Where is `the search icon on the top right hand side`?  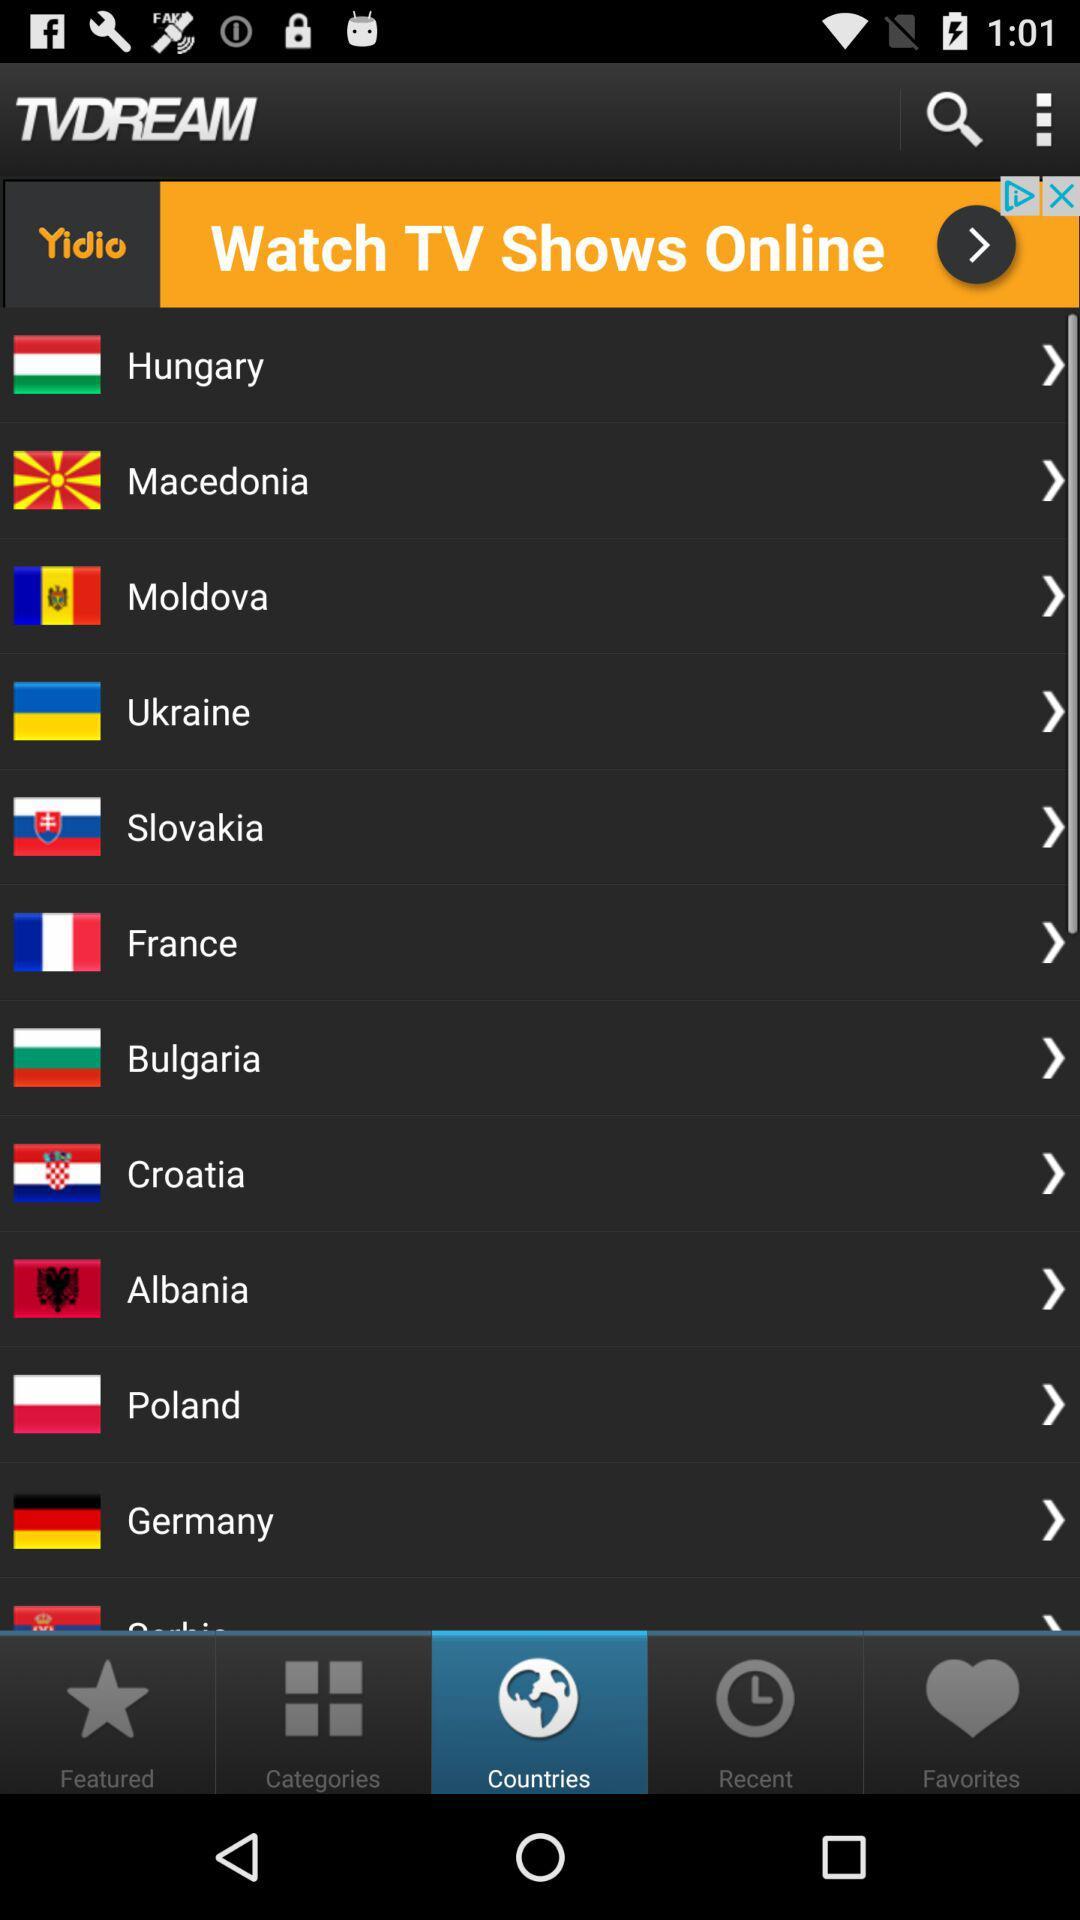 the search icon on the top right hand side is located at coordinates (952, 118).